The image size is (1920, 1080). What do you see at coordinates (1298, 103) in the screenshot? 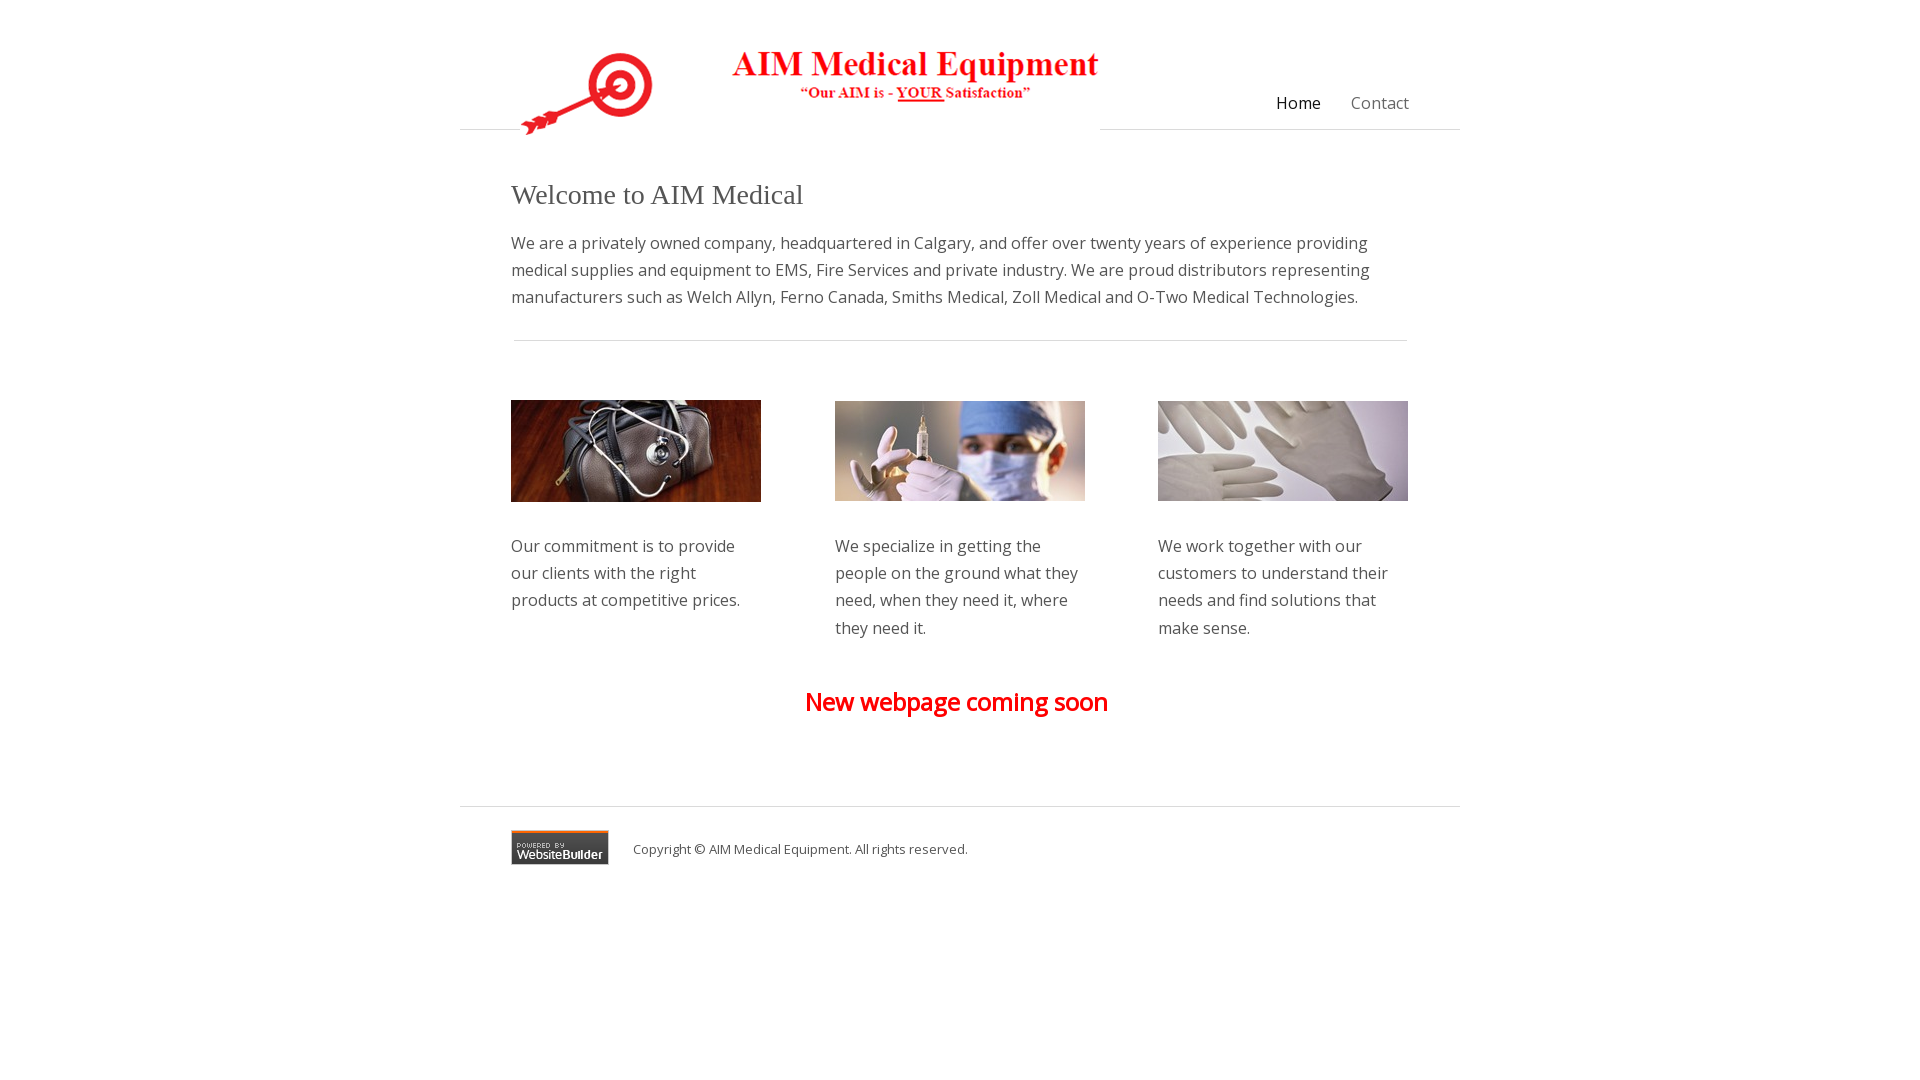
I see `'Home'` at bounding box center [1298, 103].